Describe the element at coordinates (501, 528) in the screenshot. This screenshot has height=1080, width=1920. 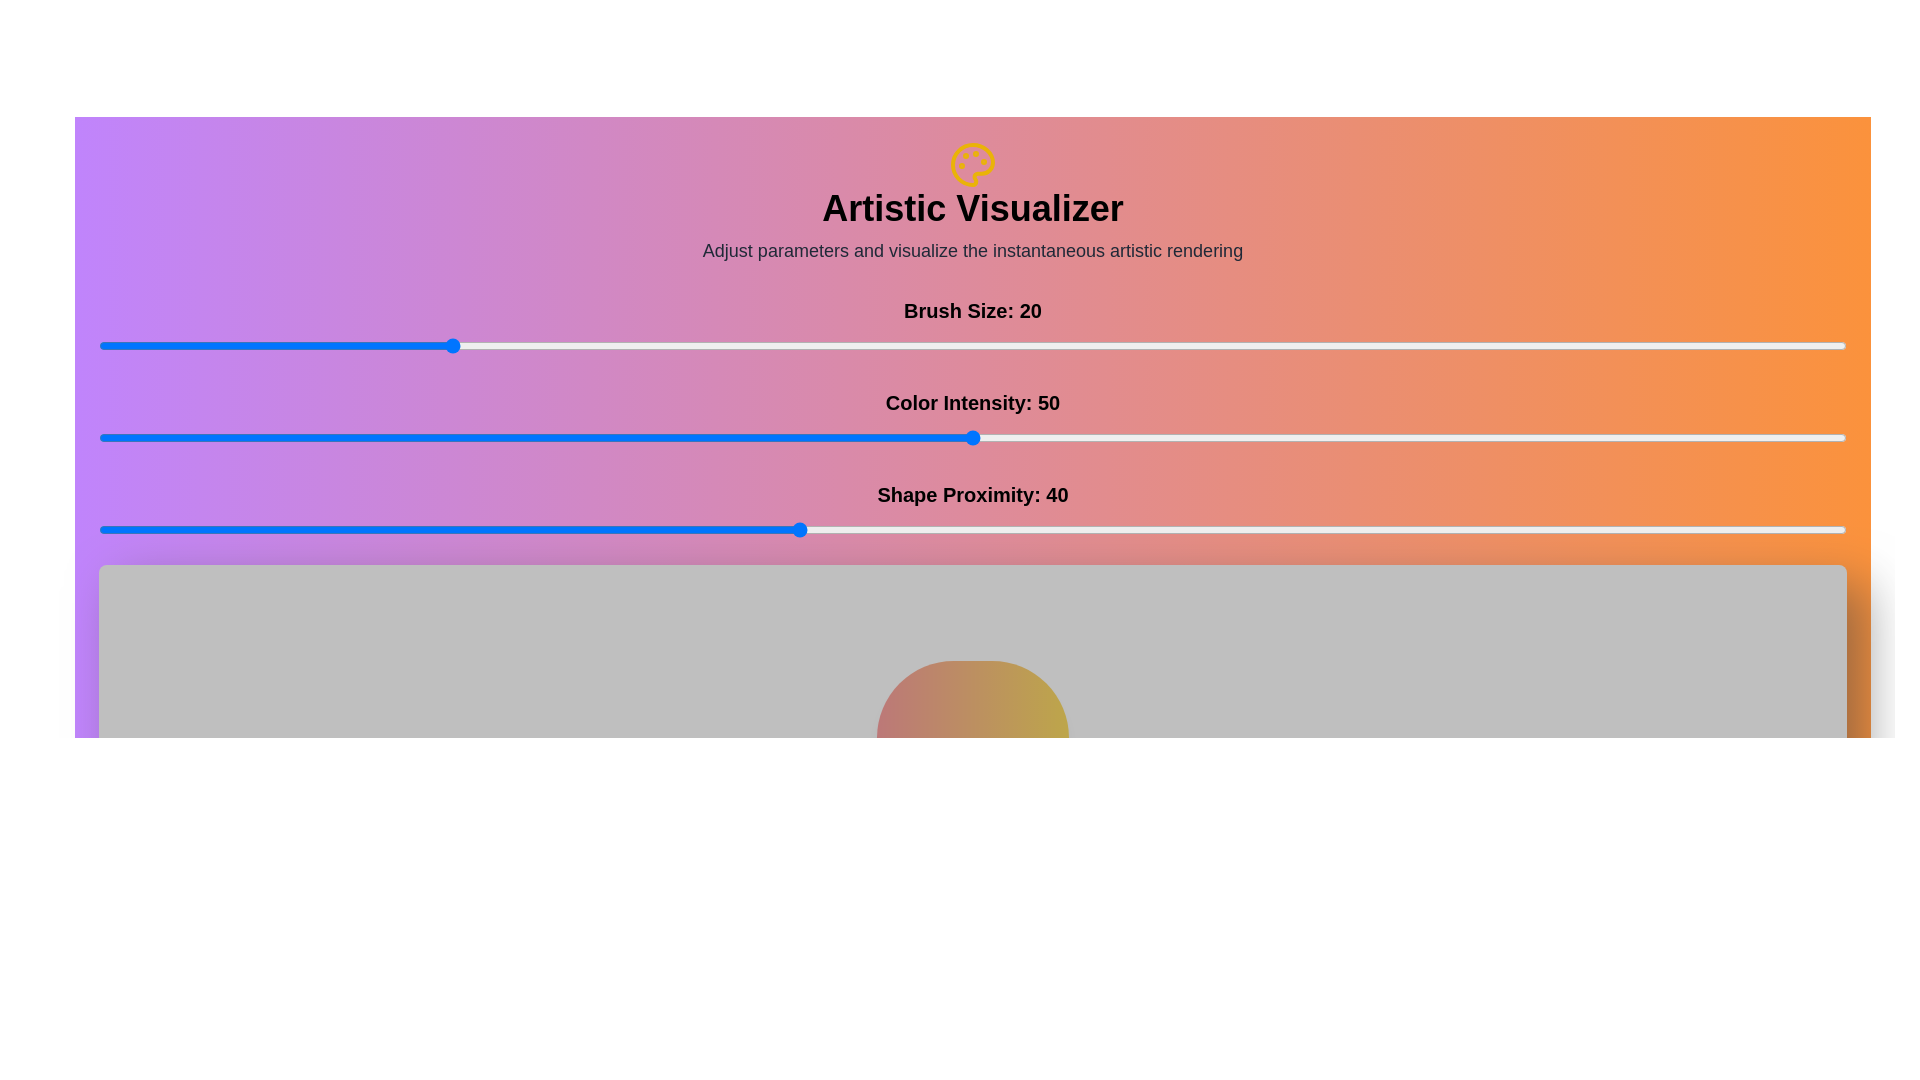
I see `the 'Shape Proximity' slider to 23 value` at that location.